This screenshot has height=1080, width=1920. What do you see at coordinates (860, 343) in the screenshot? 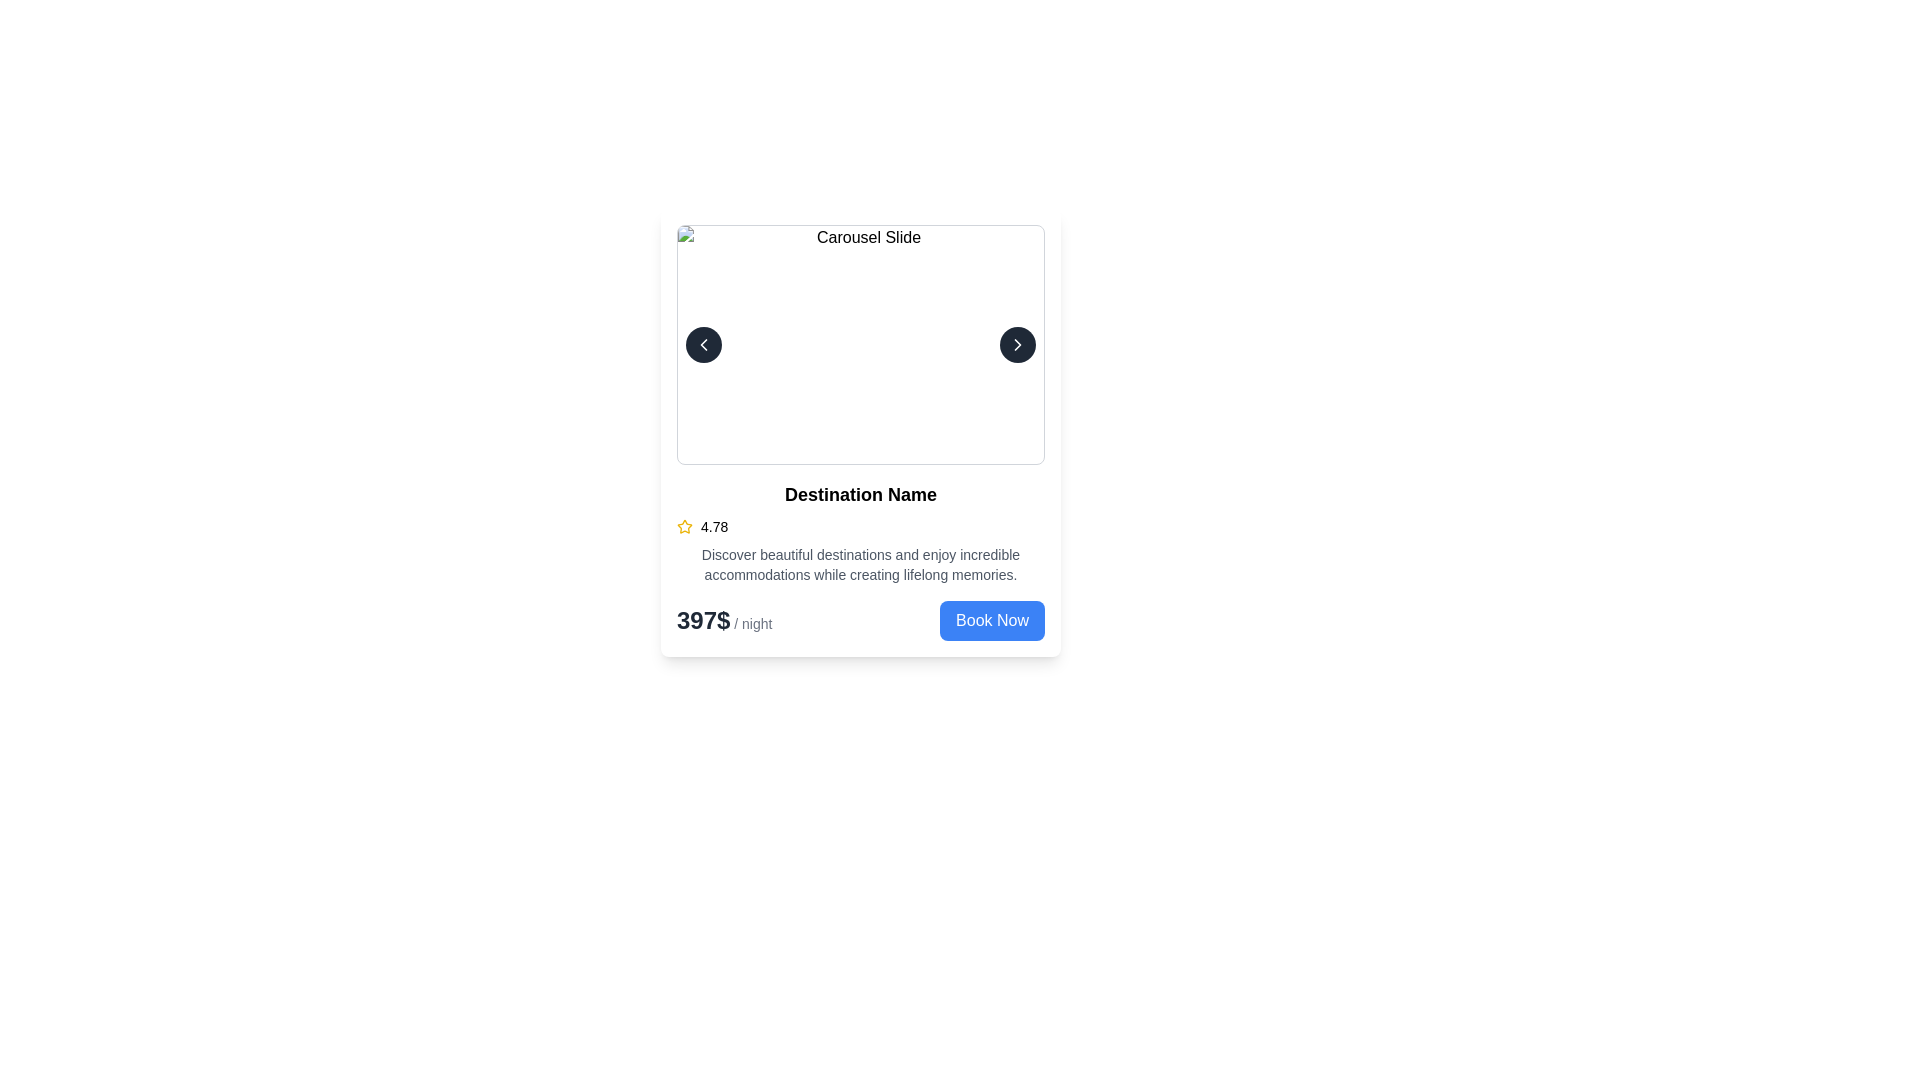
I see `the main image displayed in the carousel structure, which is bordered by interactive navigation buttons on both sides` at bounding box center [860, 343].